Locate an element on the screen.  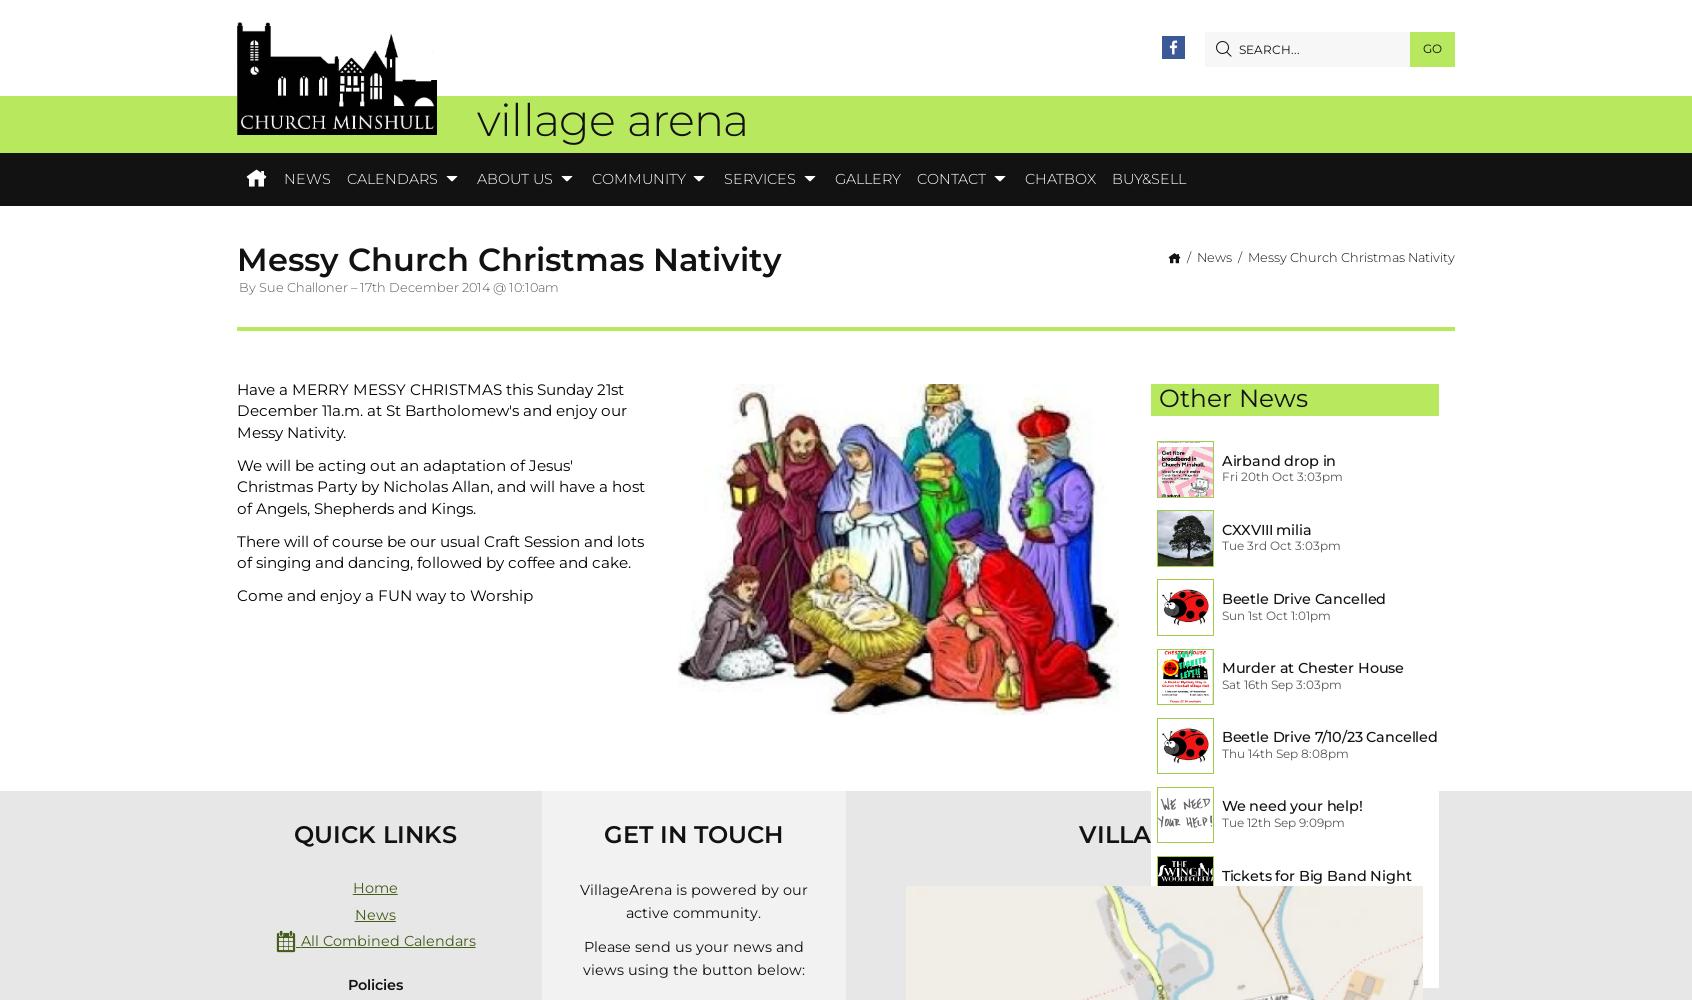
'Policies' is located at coordinates (346, 983).